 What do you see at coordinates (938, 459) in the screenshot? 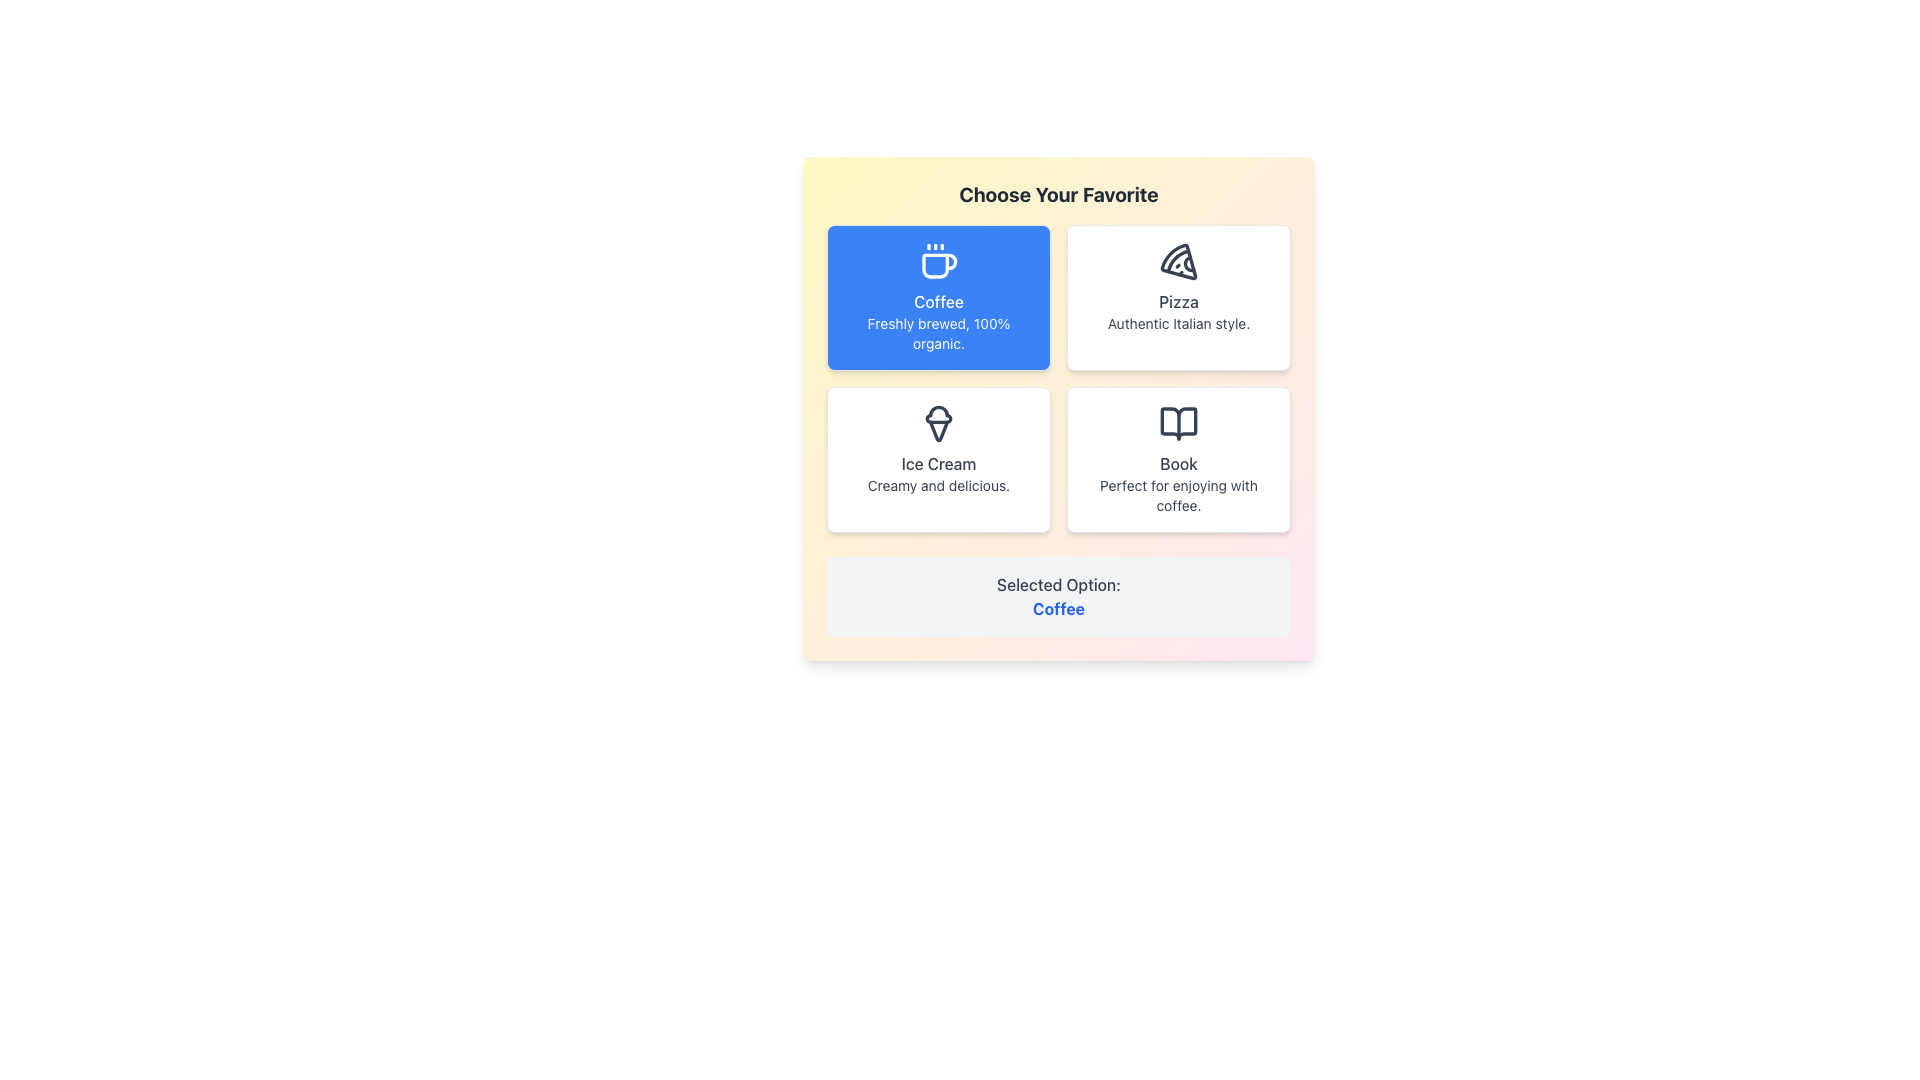
I see `the 'Ice Cream' option card` at bounding box center [938, 459].